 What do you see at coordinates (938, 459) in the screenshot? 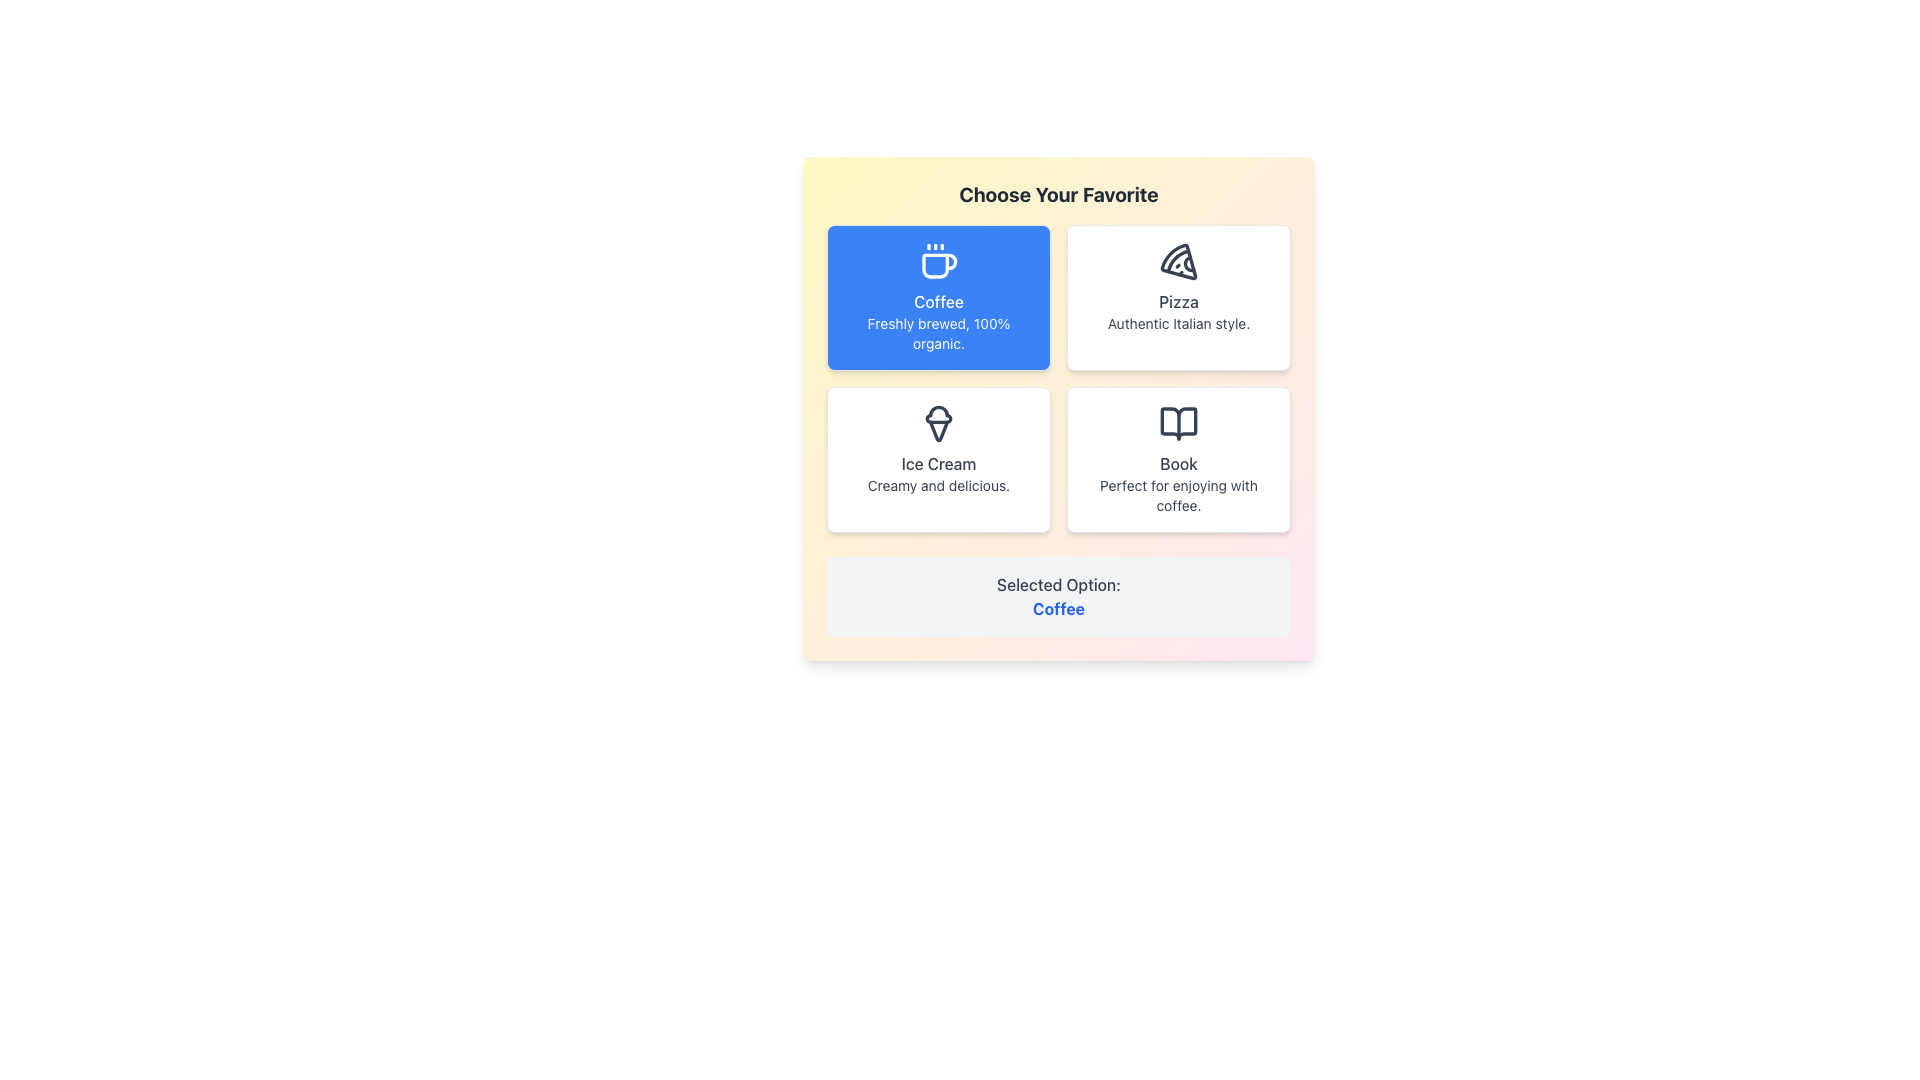
I see `the 'Ice Cream' option card` at bounding box center [938, 459].